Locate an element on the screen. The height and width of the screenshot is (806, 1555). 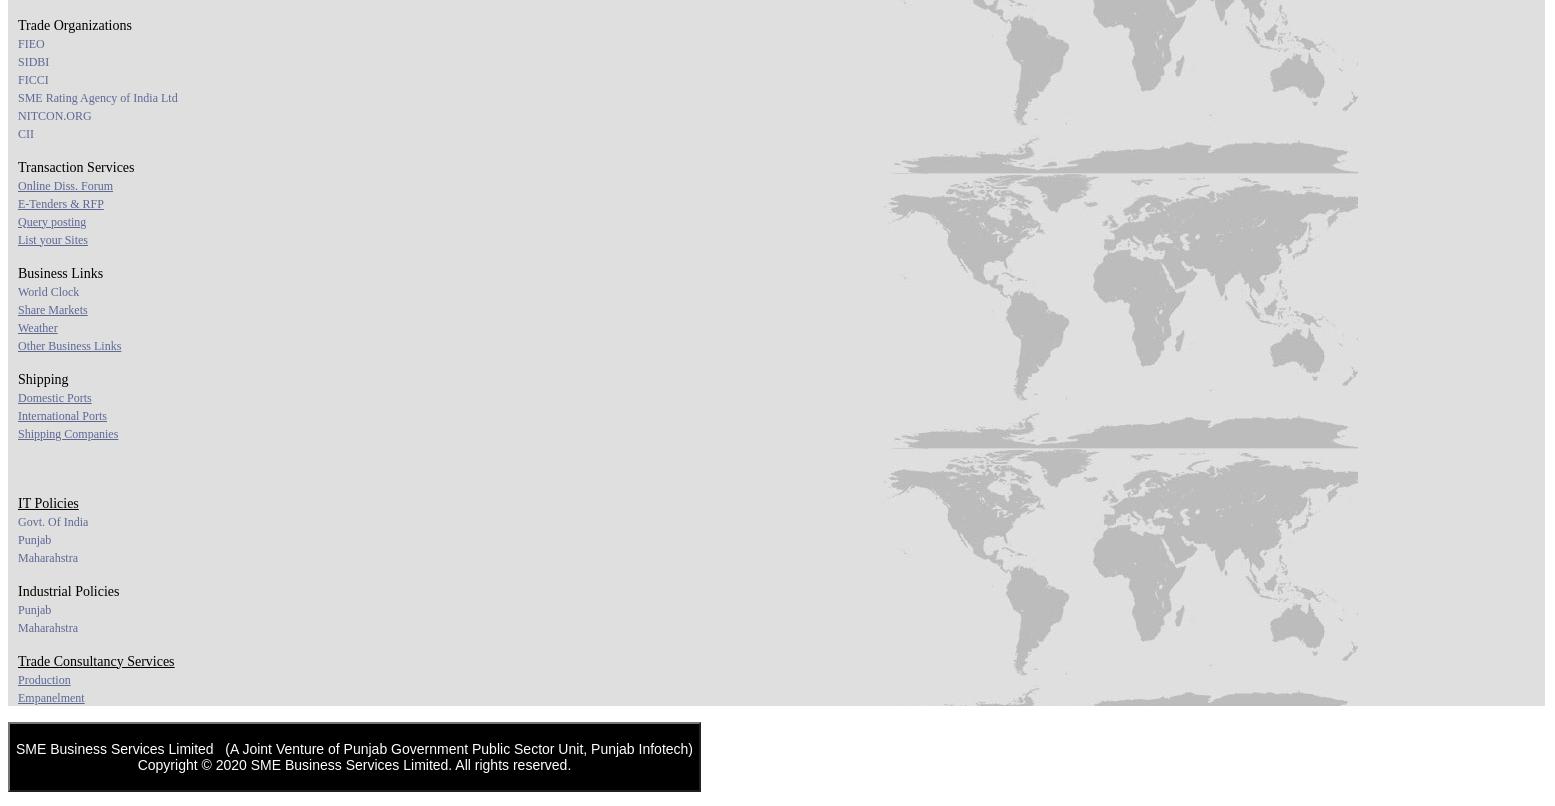
'FIEO' is located at coordinates (30, 42).